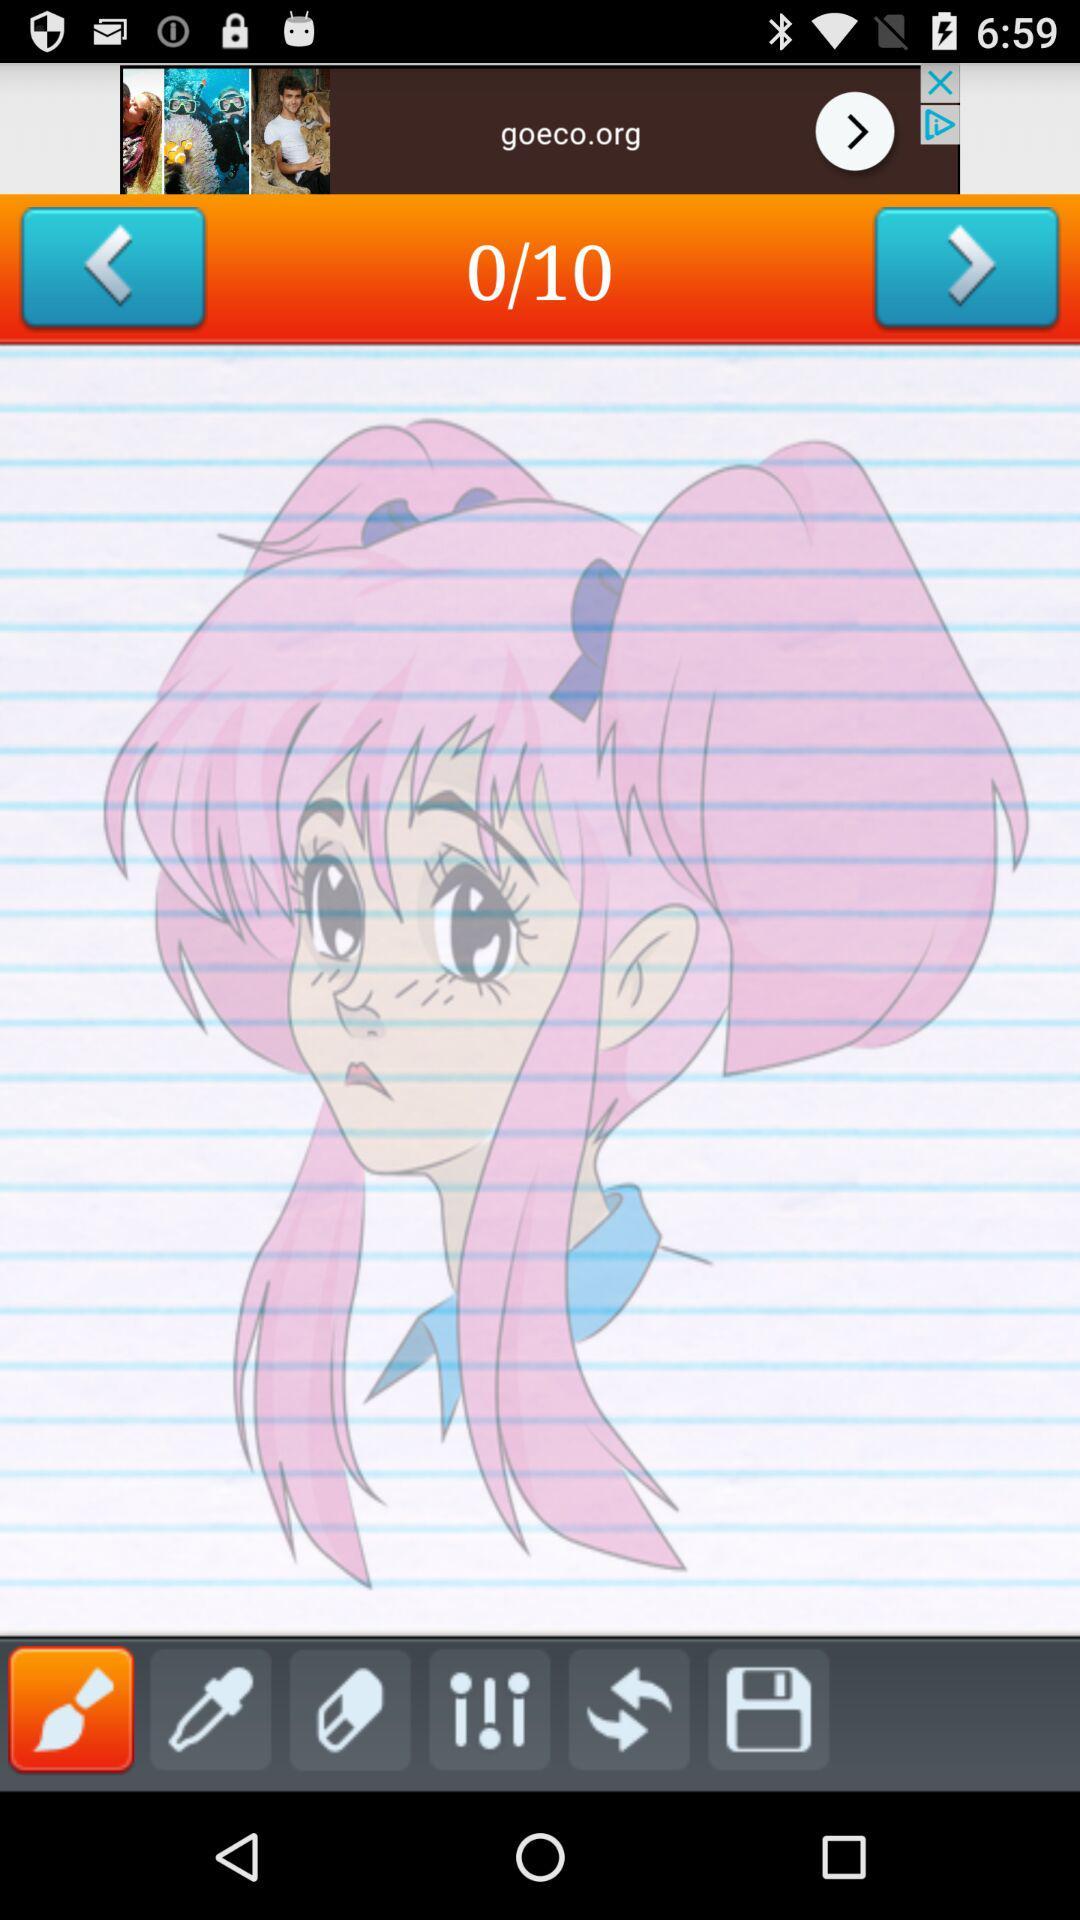 This screenshot has height=1920, width=1080. Describe the element at coordinates (113, 268) in the screenshot. I see `this icon is used to go previous picture` at that location.